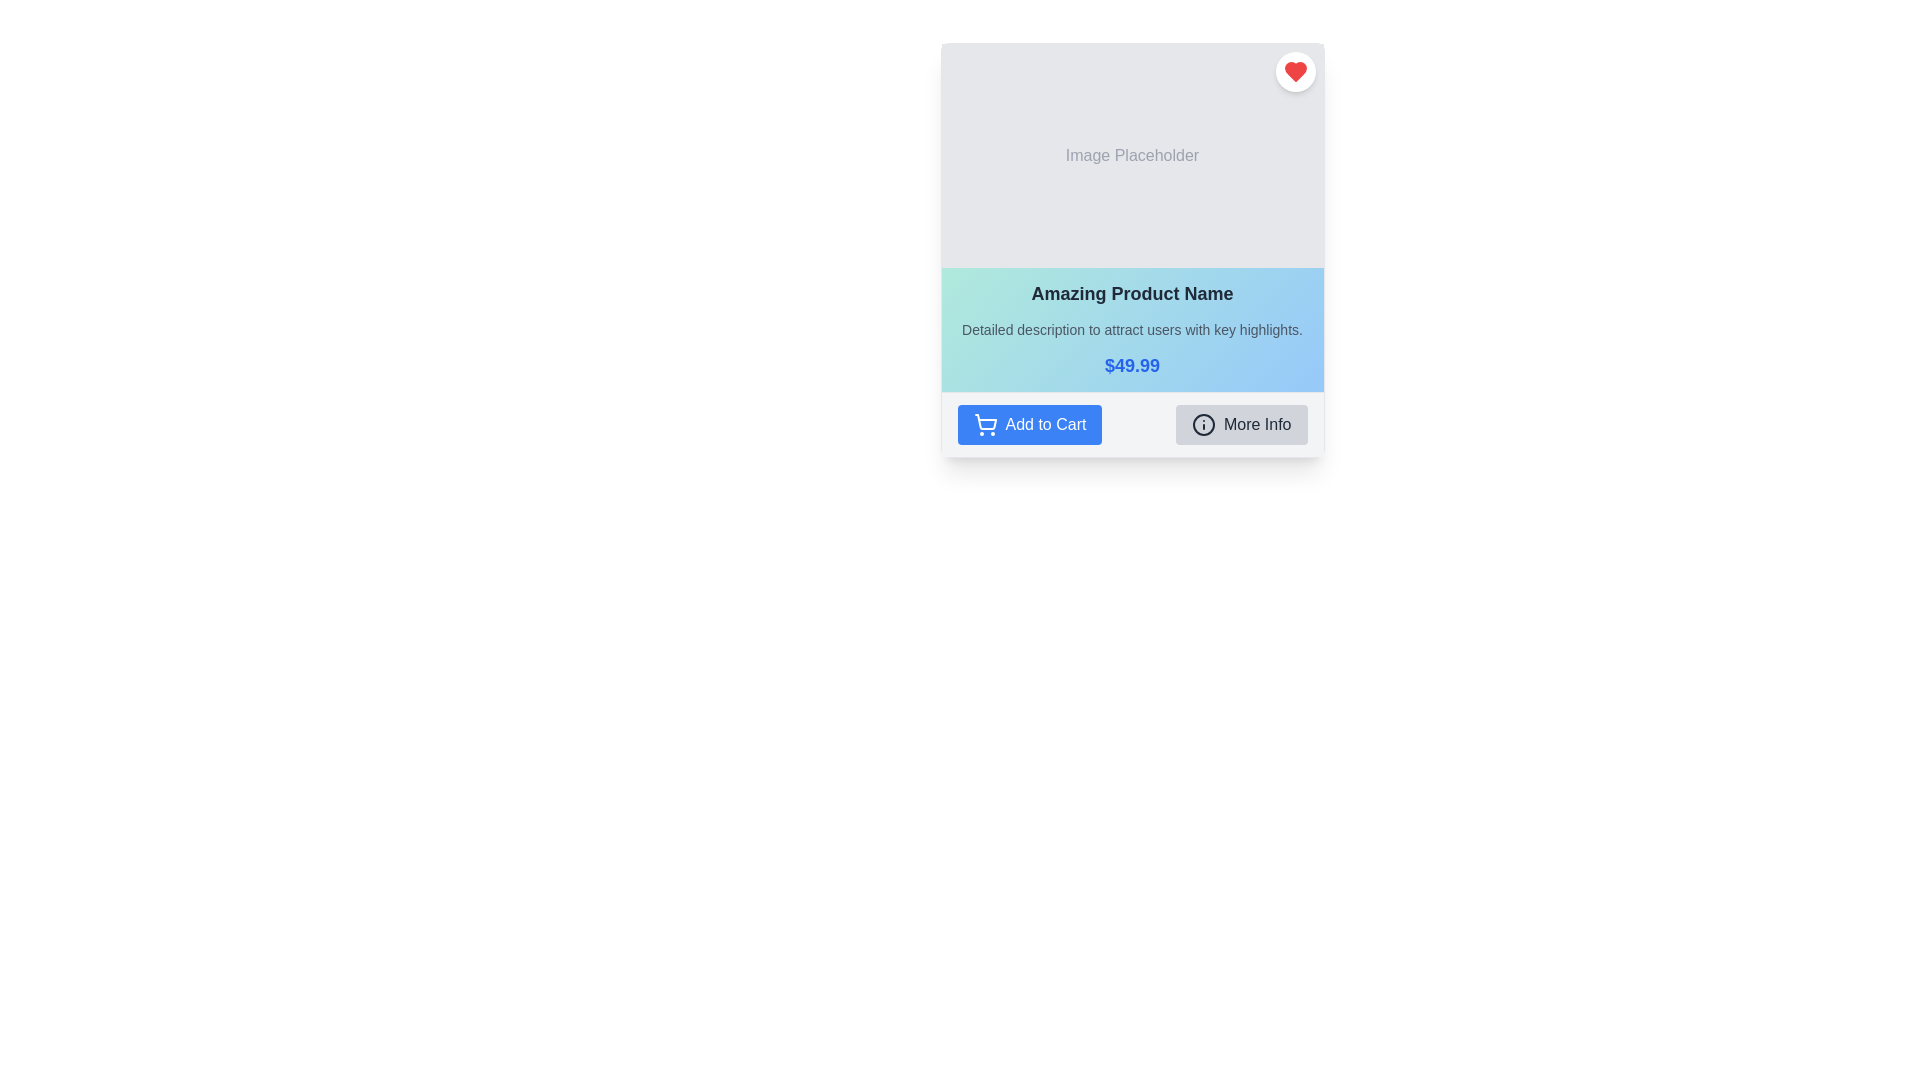 This screenshot has width=1920, height=1080. Describe the element at coordinates (1202, 423) in the screenshot. I see `the SVG circle element that is part of the 'More Info' button section in the bottom-right corner of the component` at that location.